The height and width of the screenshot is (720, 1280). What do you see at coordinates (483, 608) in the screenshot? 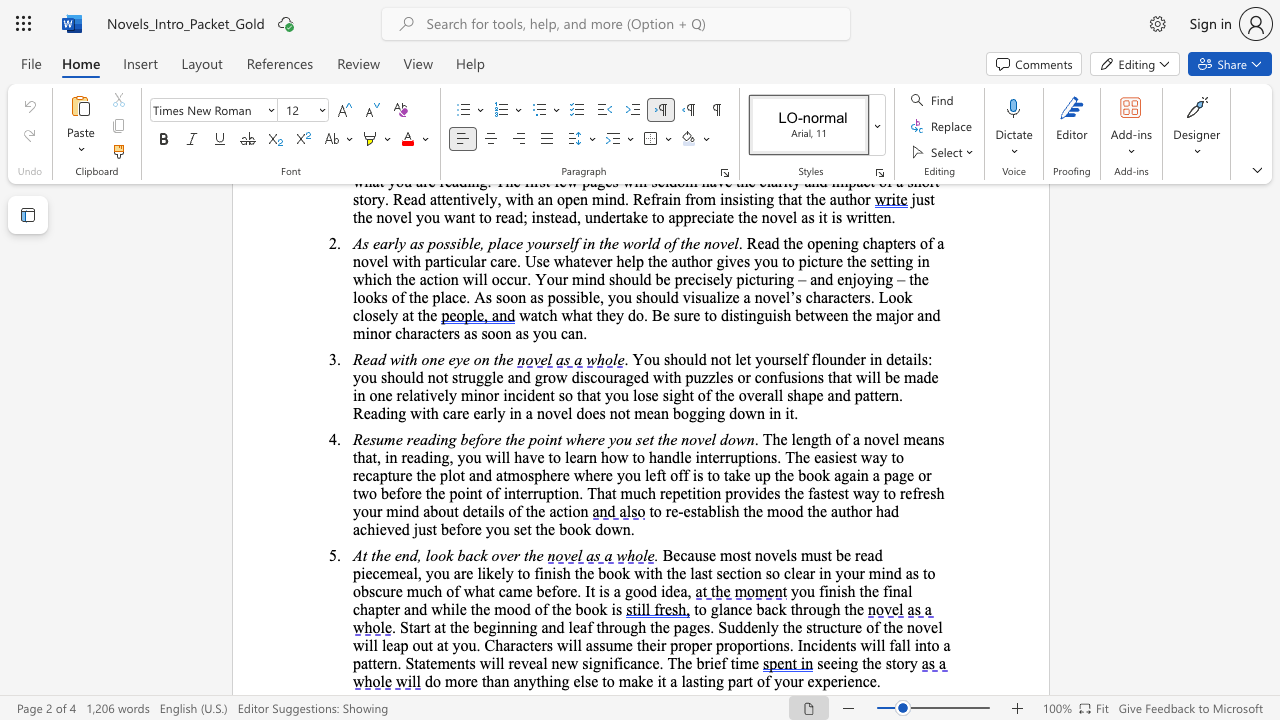
I see `the subset text "e mood of the book is" within the text "and while the mood of the book is"` at bounding box center [483, 608].